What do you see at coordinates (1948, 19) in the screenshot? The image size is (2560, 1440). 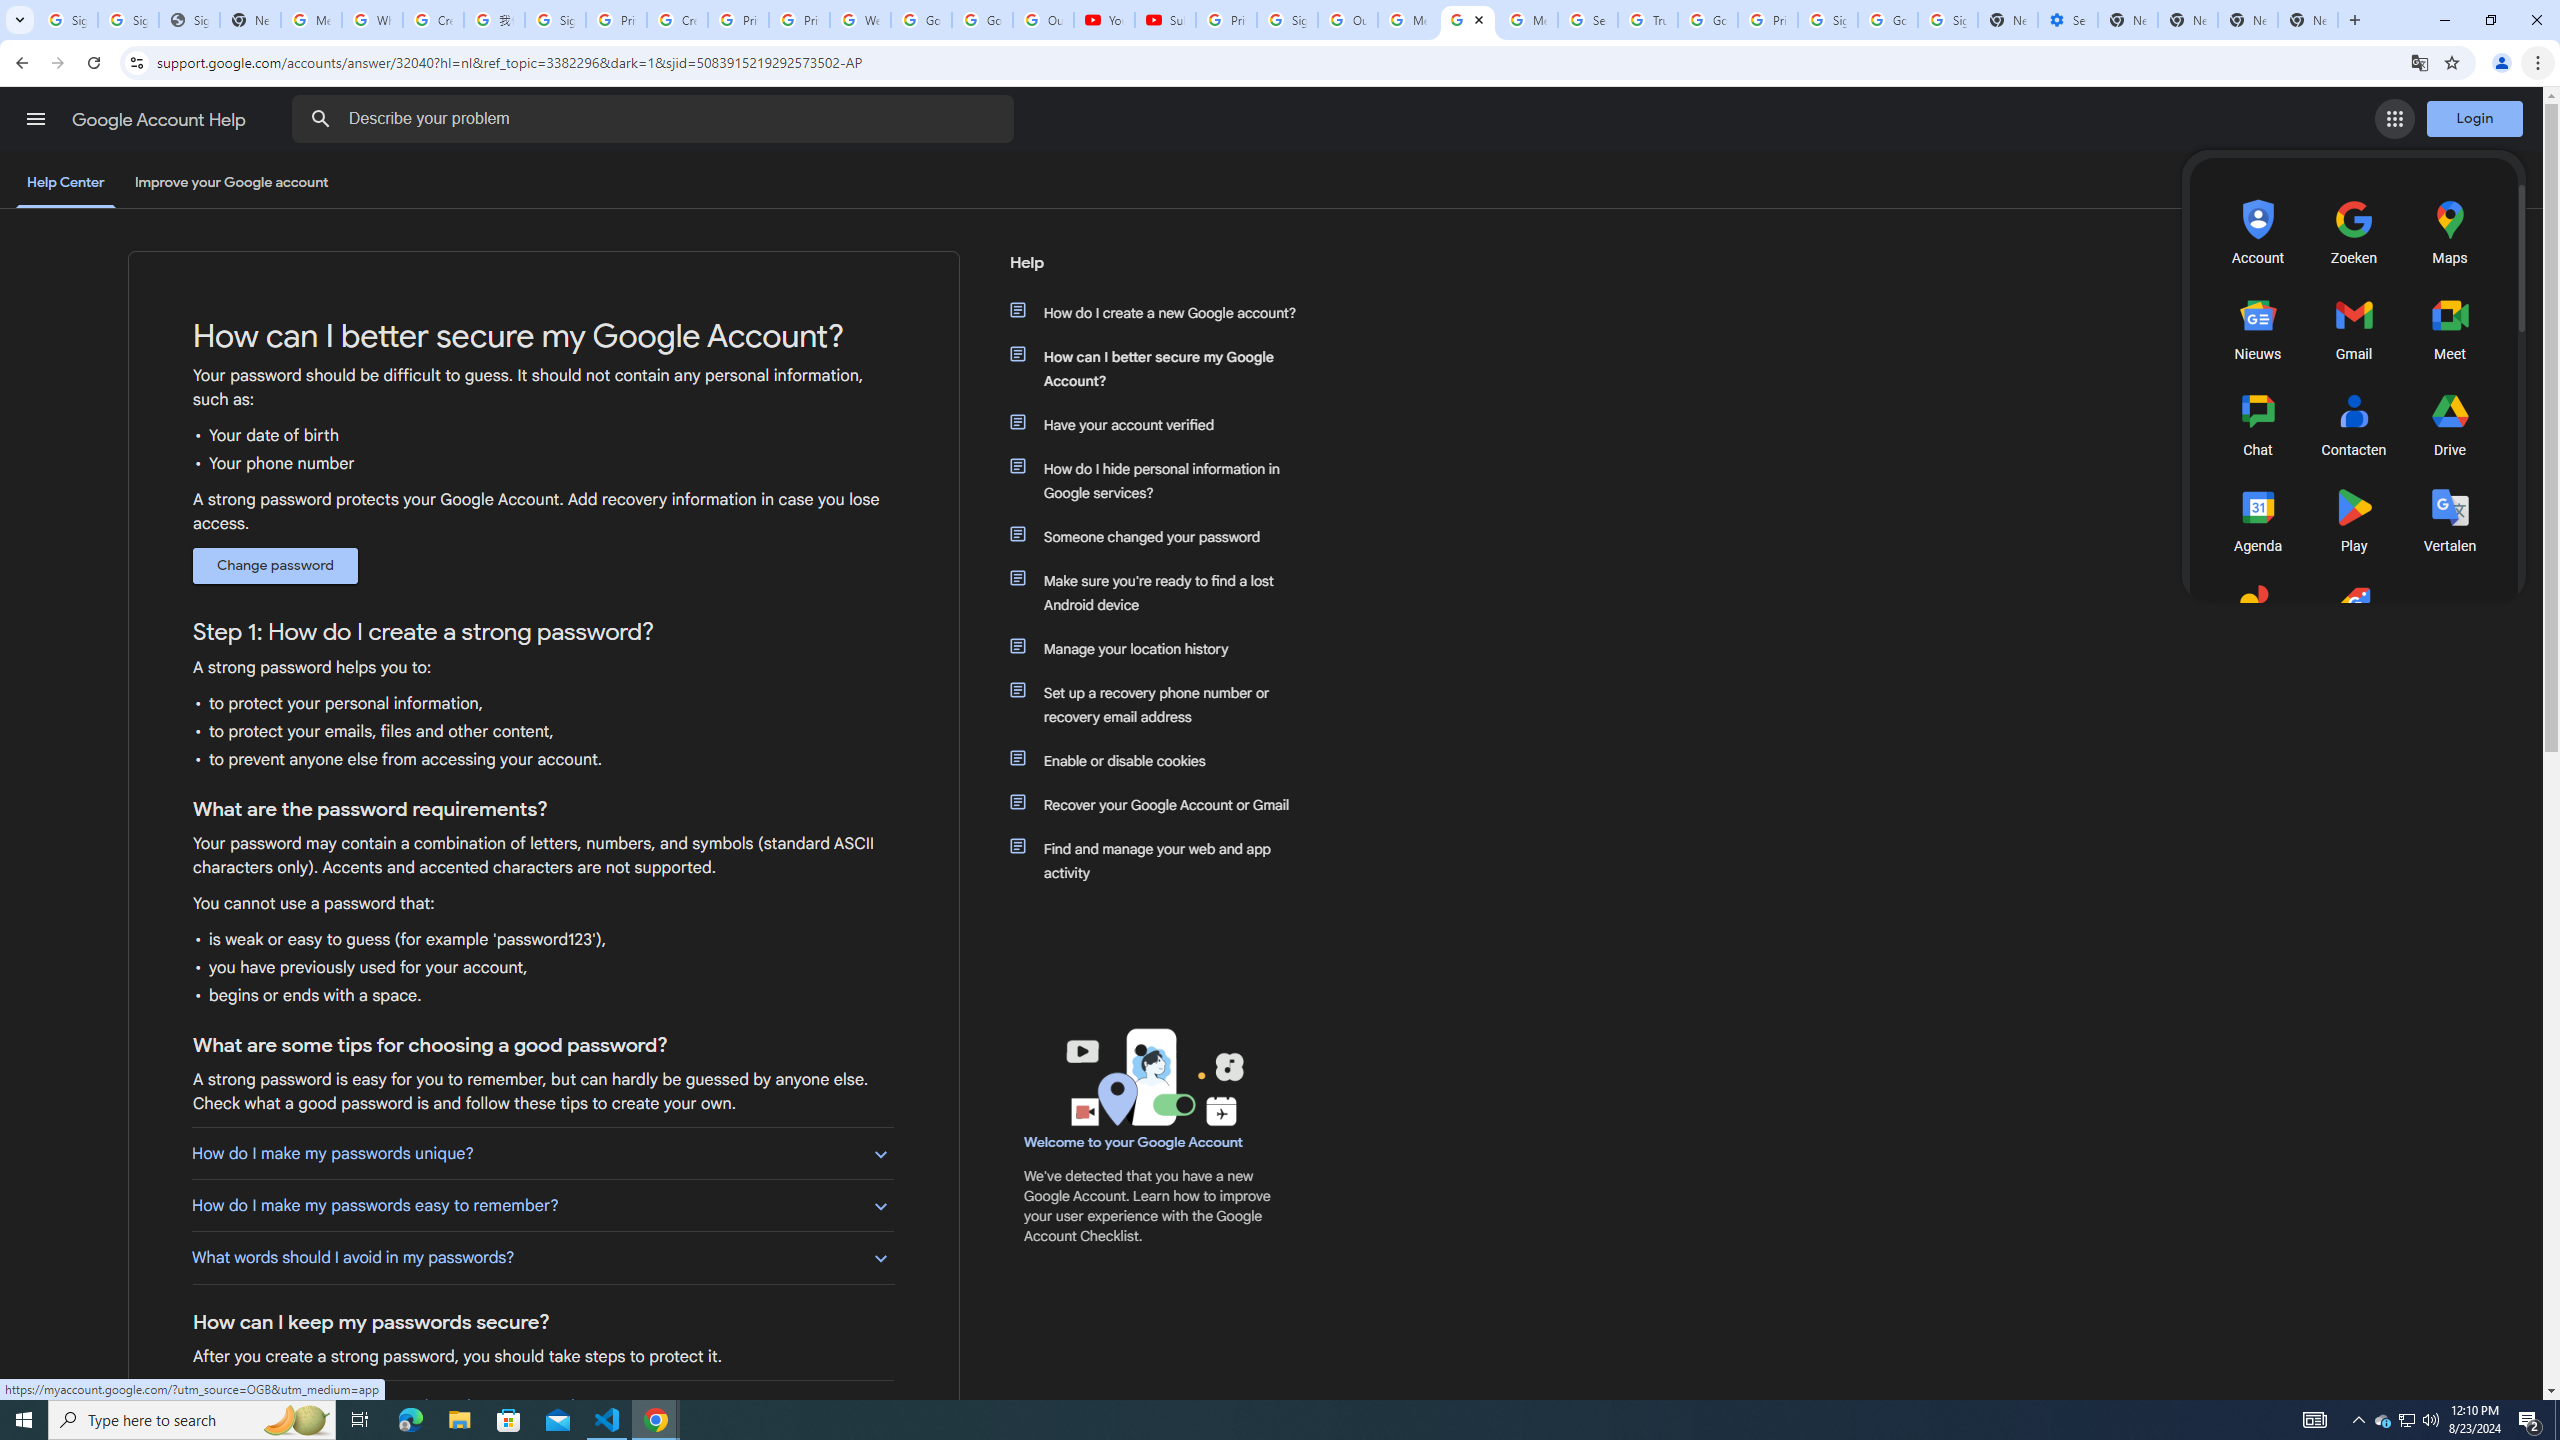 I see `'Sign in - Google Accounts'` at bounding box center [1948, 19].